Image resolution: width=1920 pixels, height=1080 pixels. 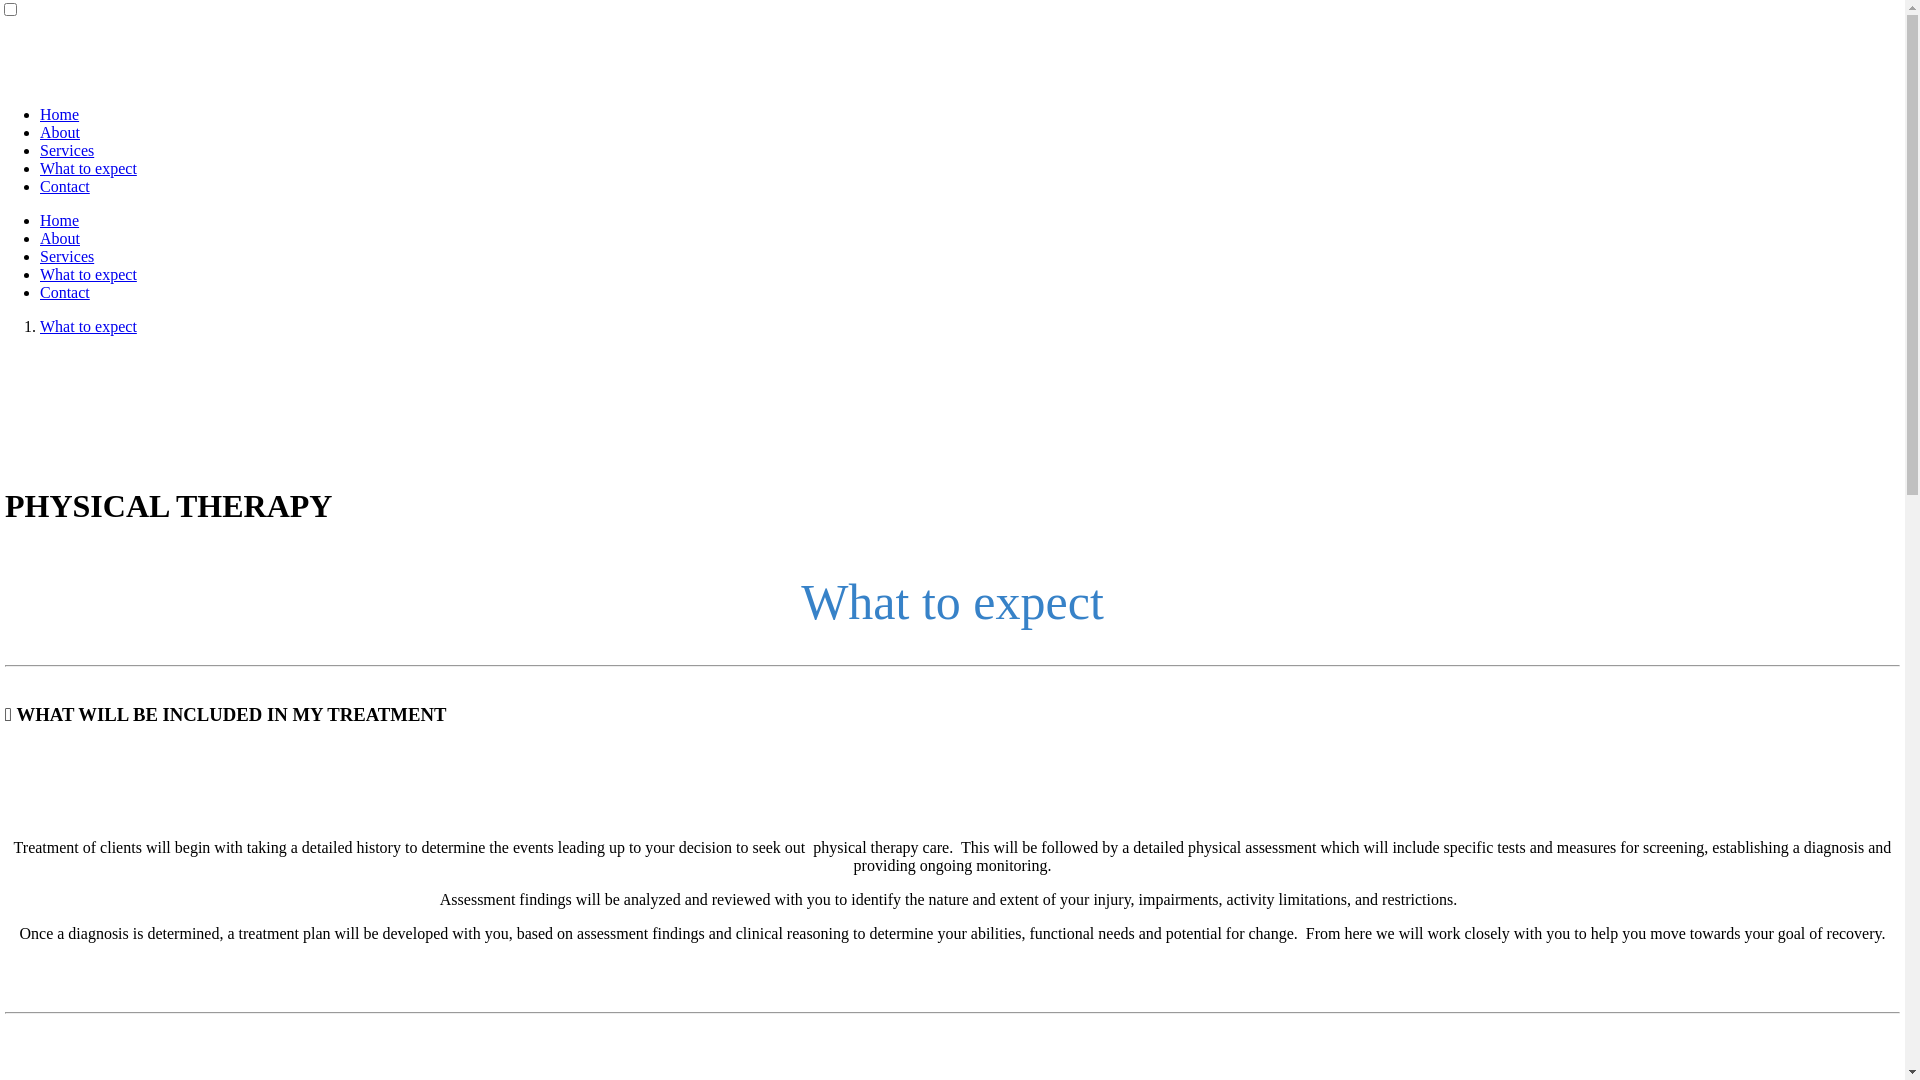 What do you see at coordinates (39, 132) in the screenshot?
I see `'About'` at bounding box center [39, 132].